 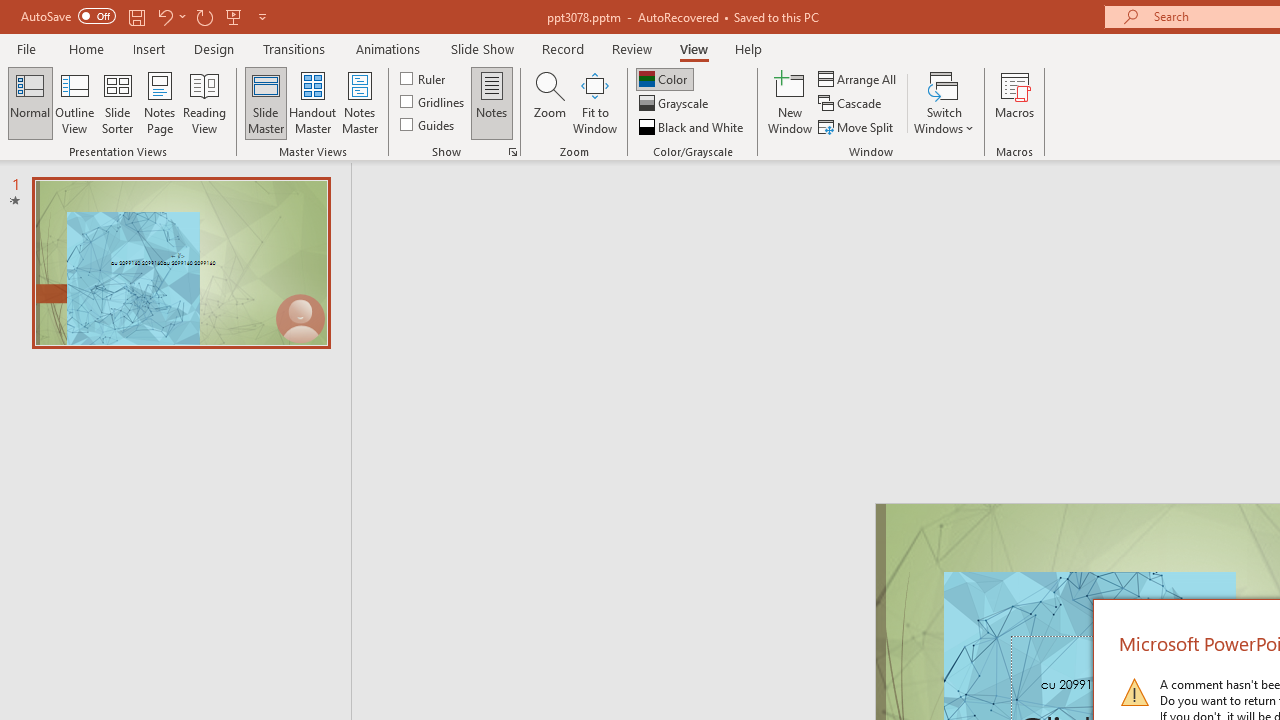 I want to click on 'Macros', so click(x=1015, y=103).